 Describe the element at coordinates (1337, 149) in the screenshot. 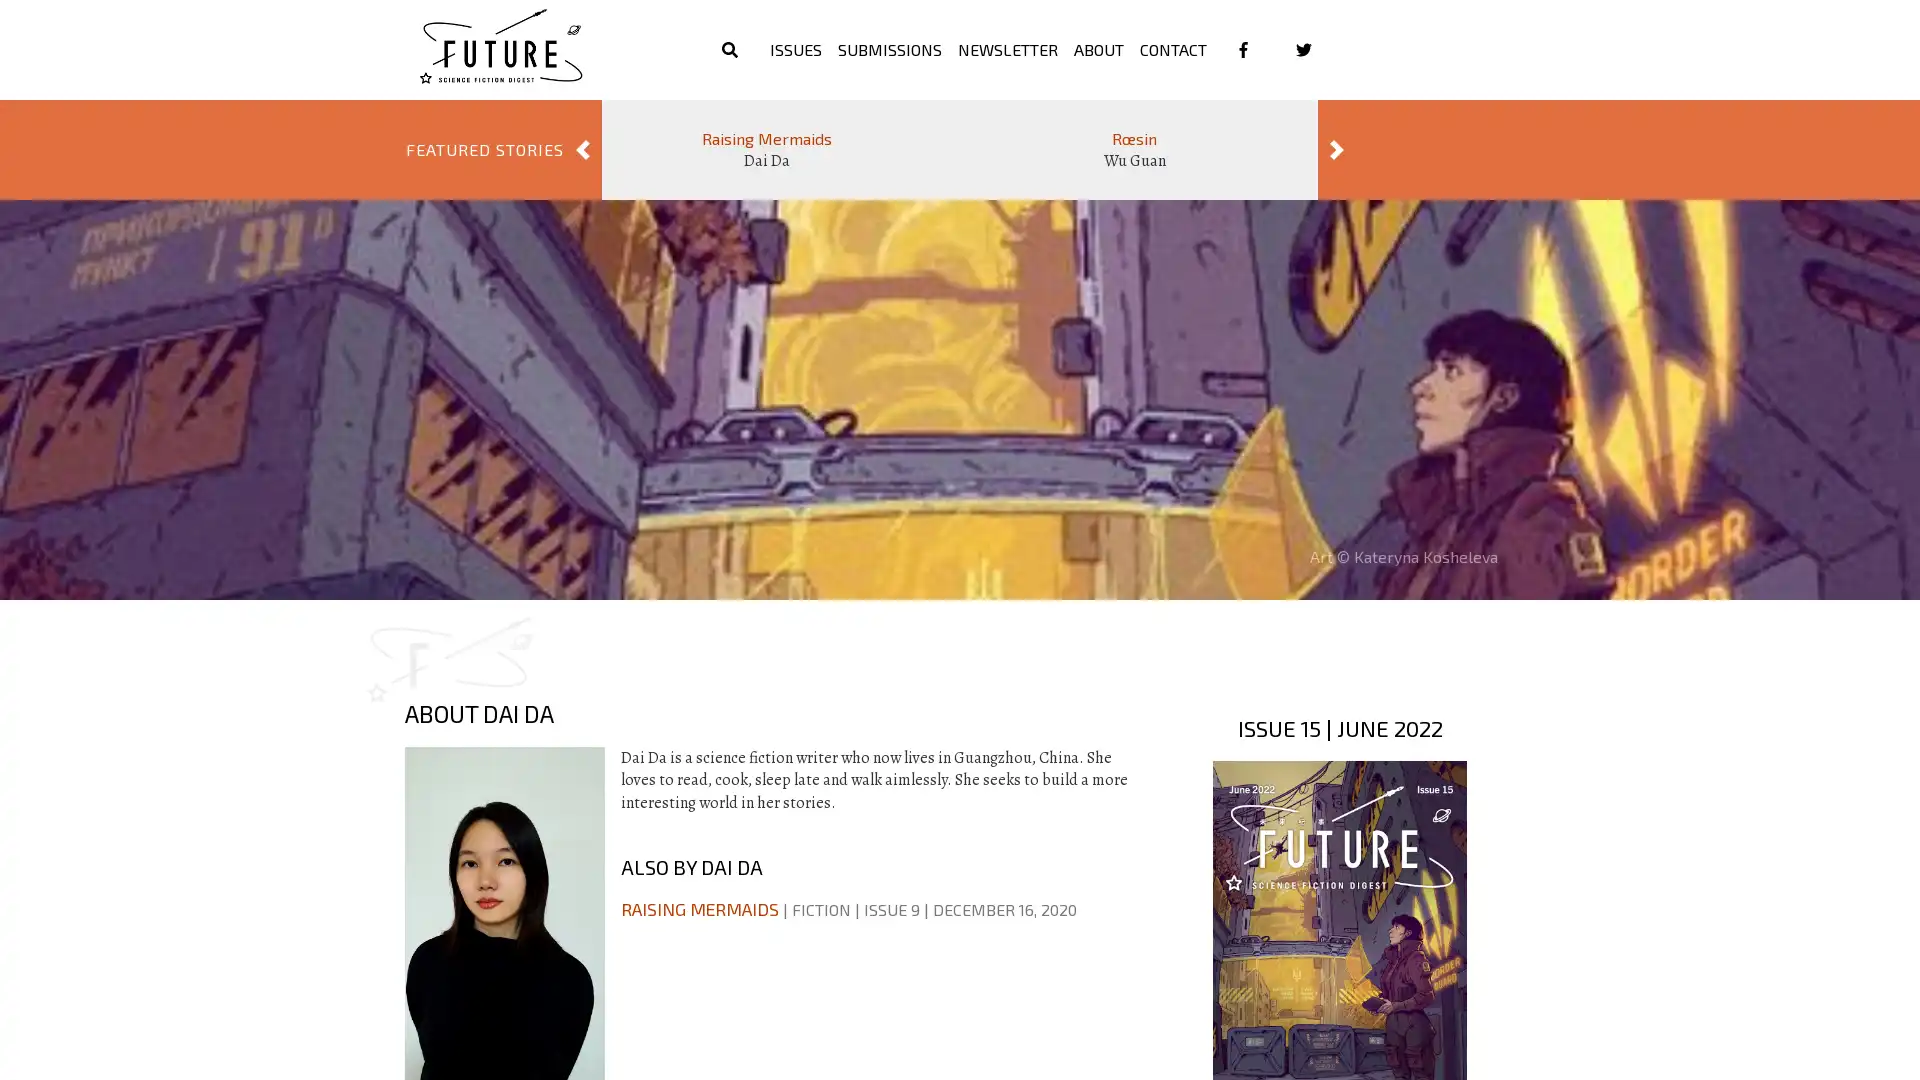

I see `Next` at that location.